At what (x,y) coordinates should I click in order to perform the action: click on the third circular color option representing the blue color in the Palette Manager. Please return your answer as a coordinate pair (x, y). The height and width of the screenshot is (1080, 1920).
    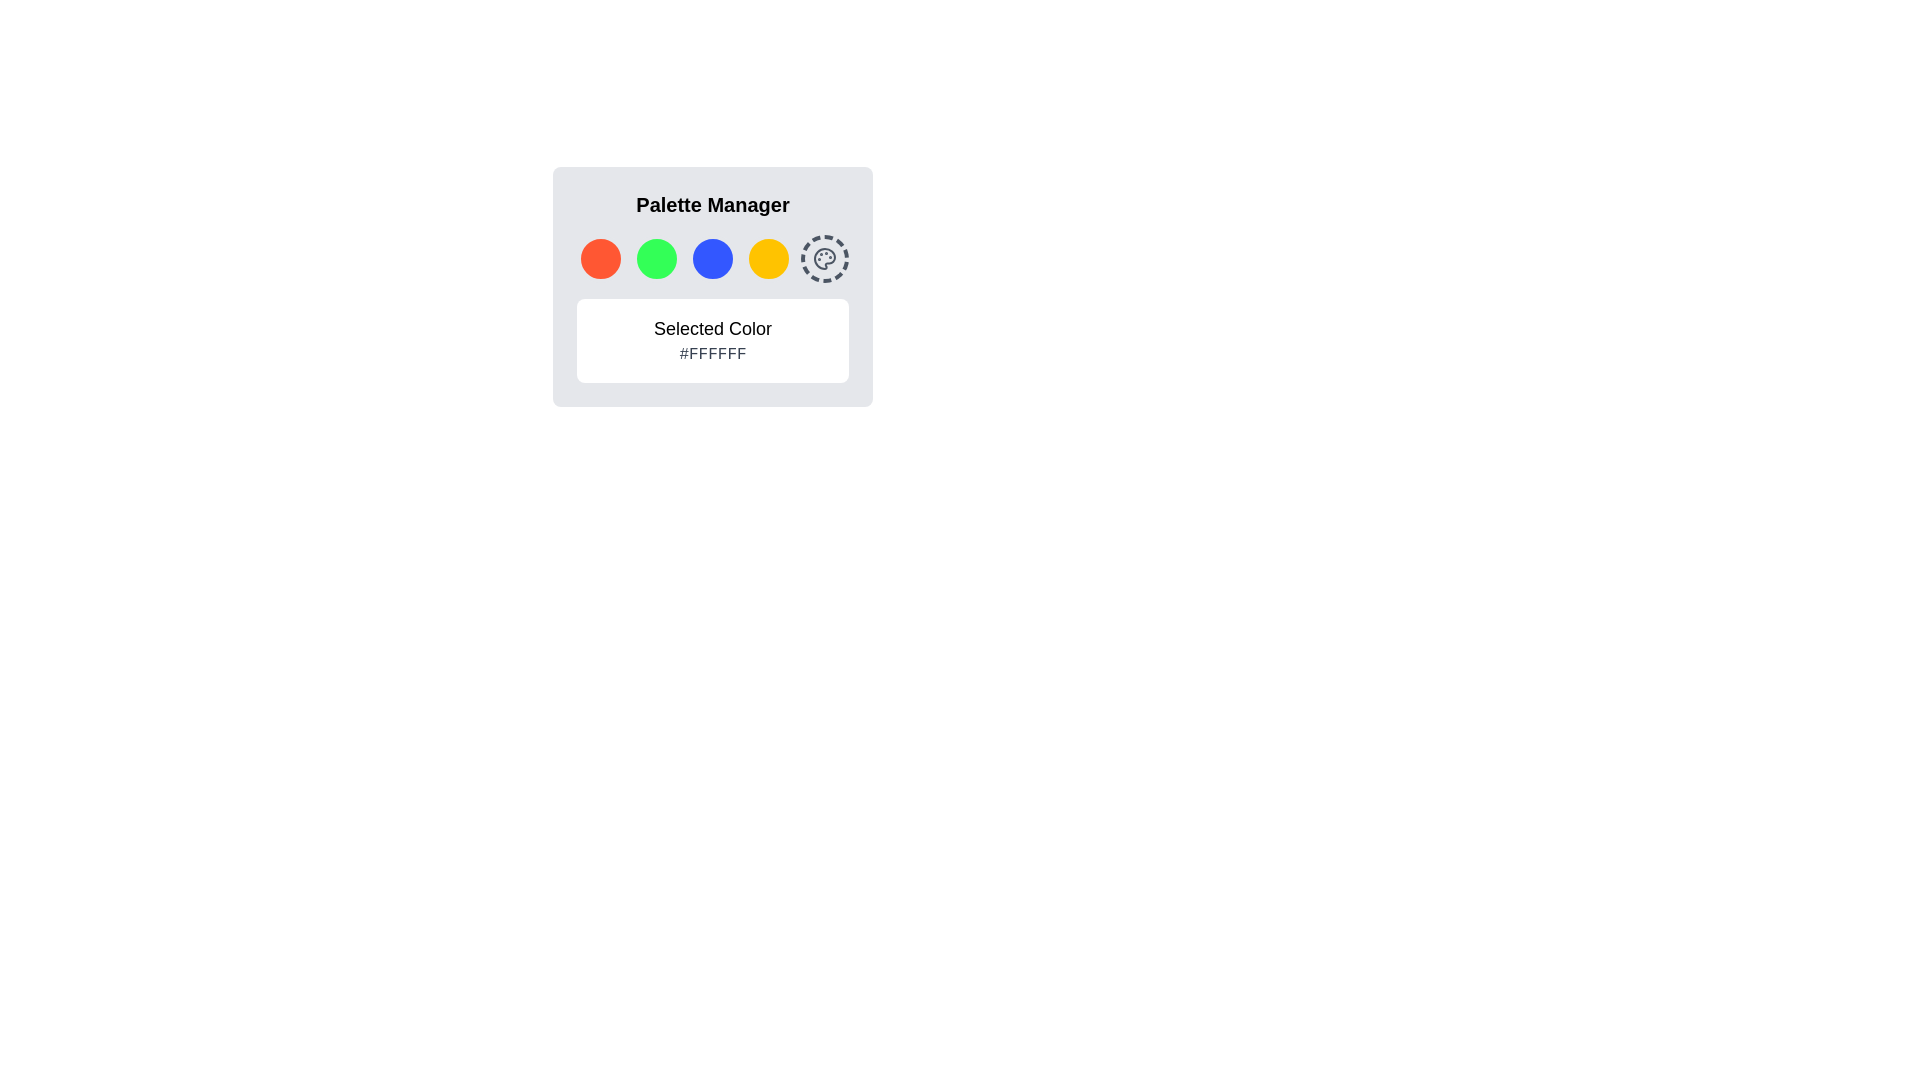
    Looking at the image, I should click on (713, 257).